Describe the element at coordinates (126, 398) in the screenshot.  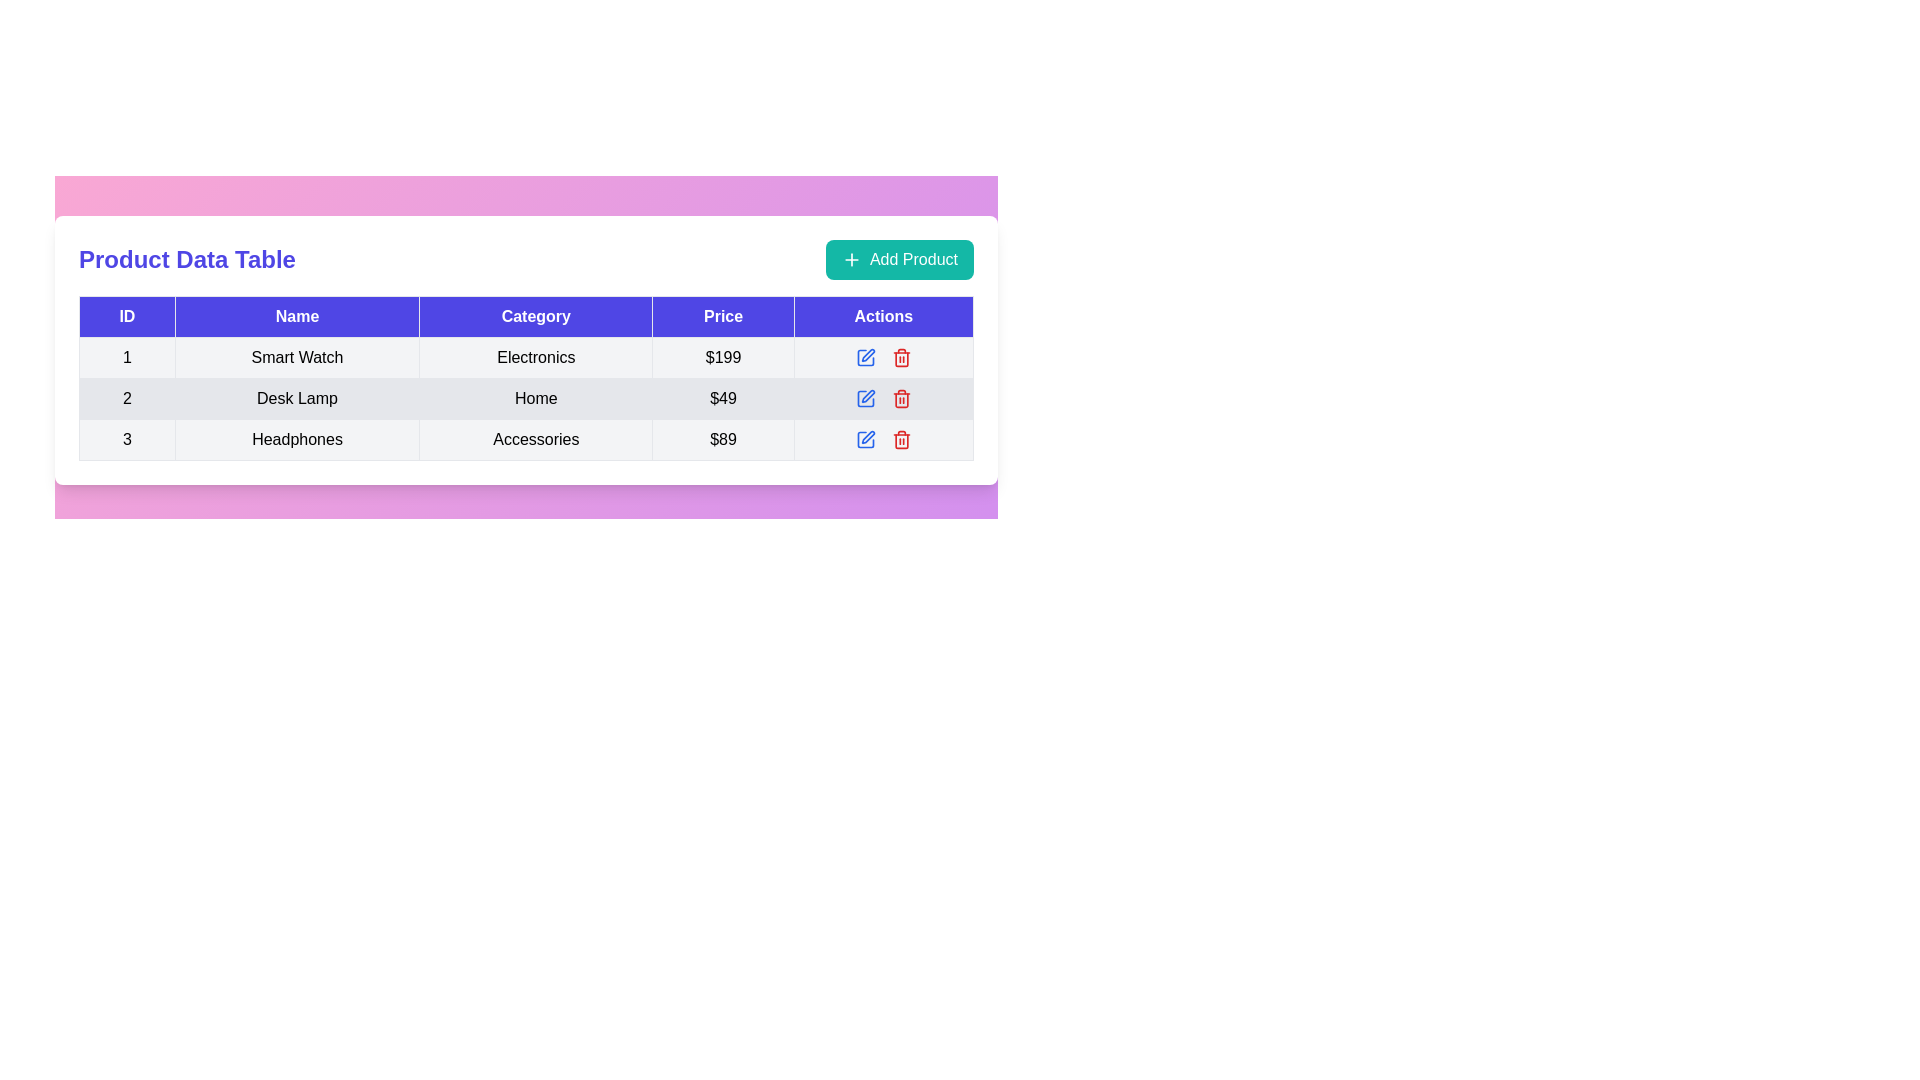
I see `the table cell that contains the black text '2', which is located in the first cell of the second row of the table` at that location.